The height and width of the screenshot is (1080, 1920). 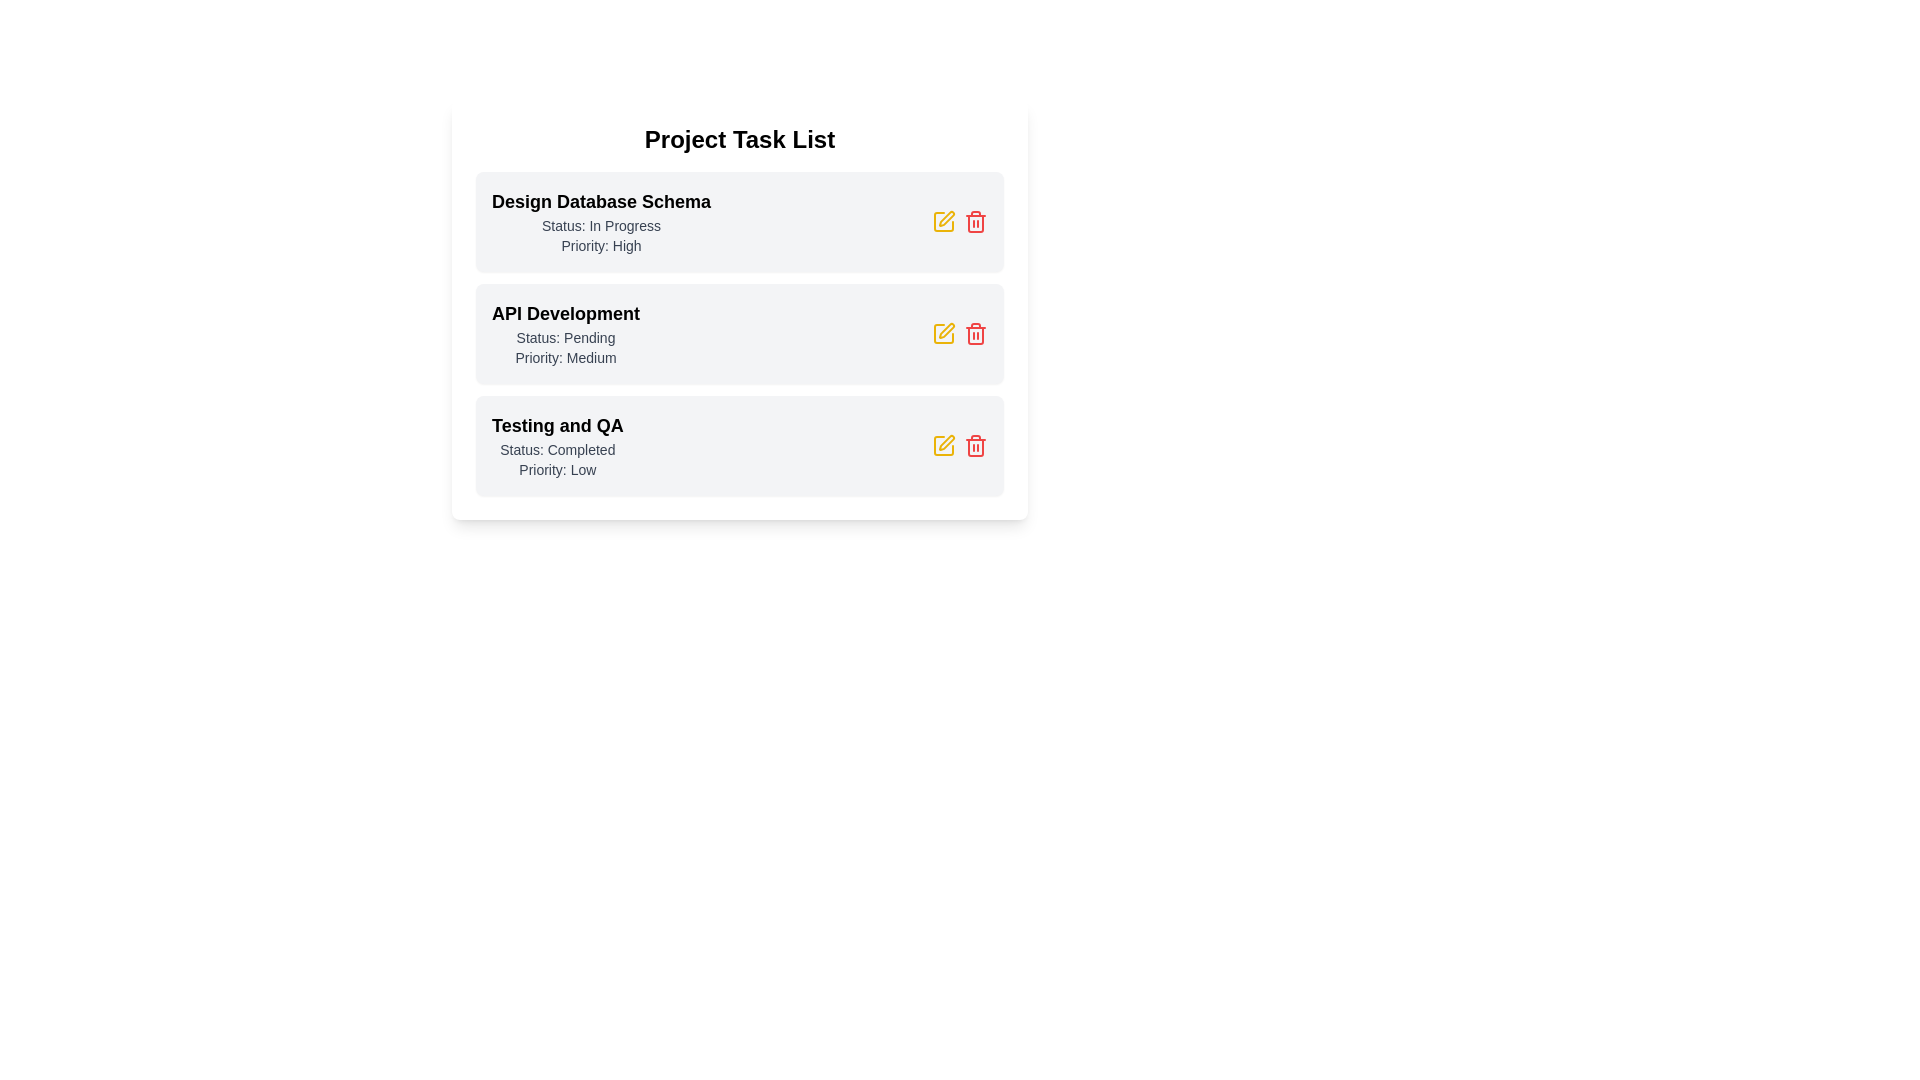 I want to click on trash icon next to the task with the name API Development to delete it, so click(x=975, y=333).